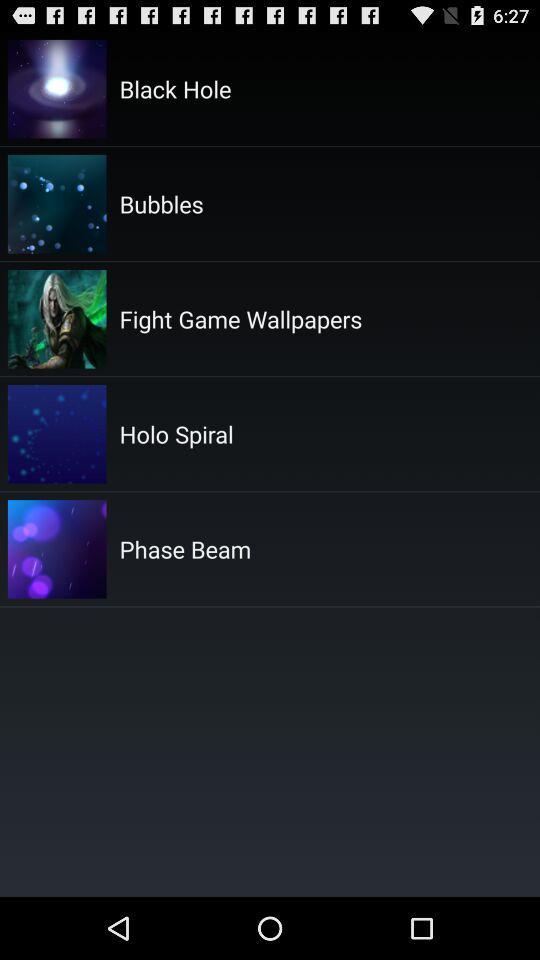  What do you see at coordinates (160, 203) in the screenshot?
I see `bubbles item` at bounding box center [160, 203].